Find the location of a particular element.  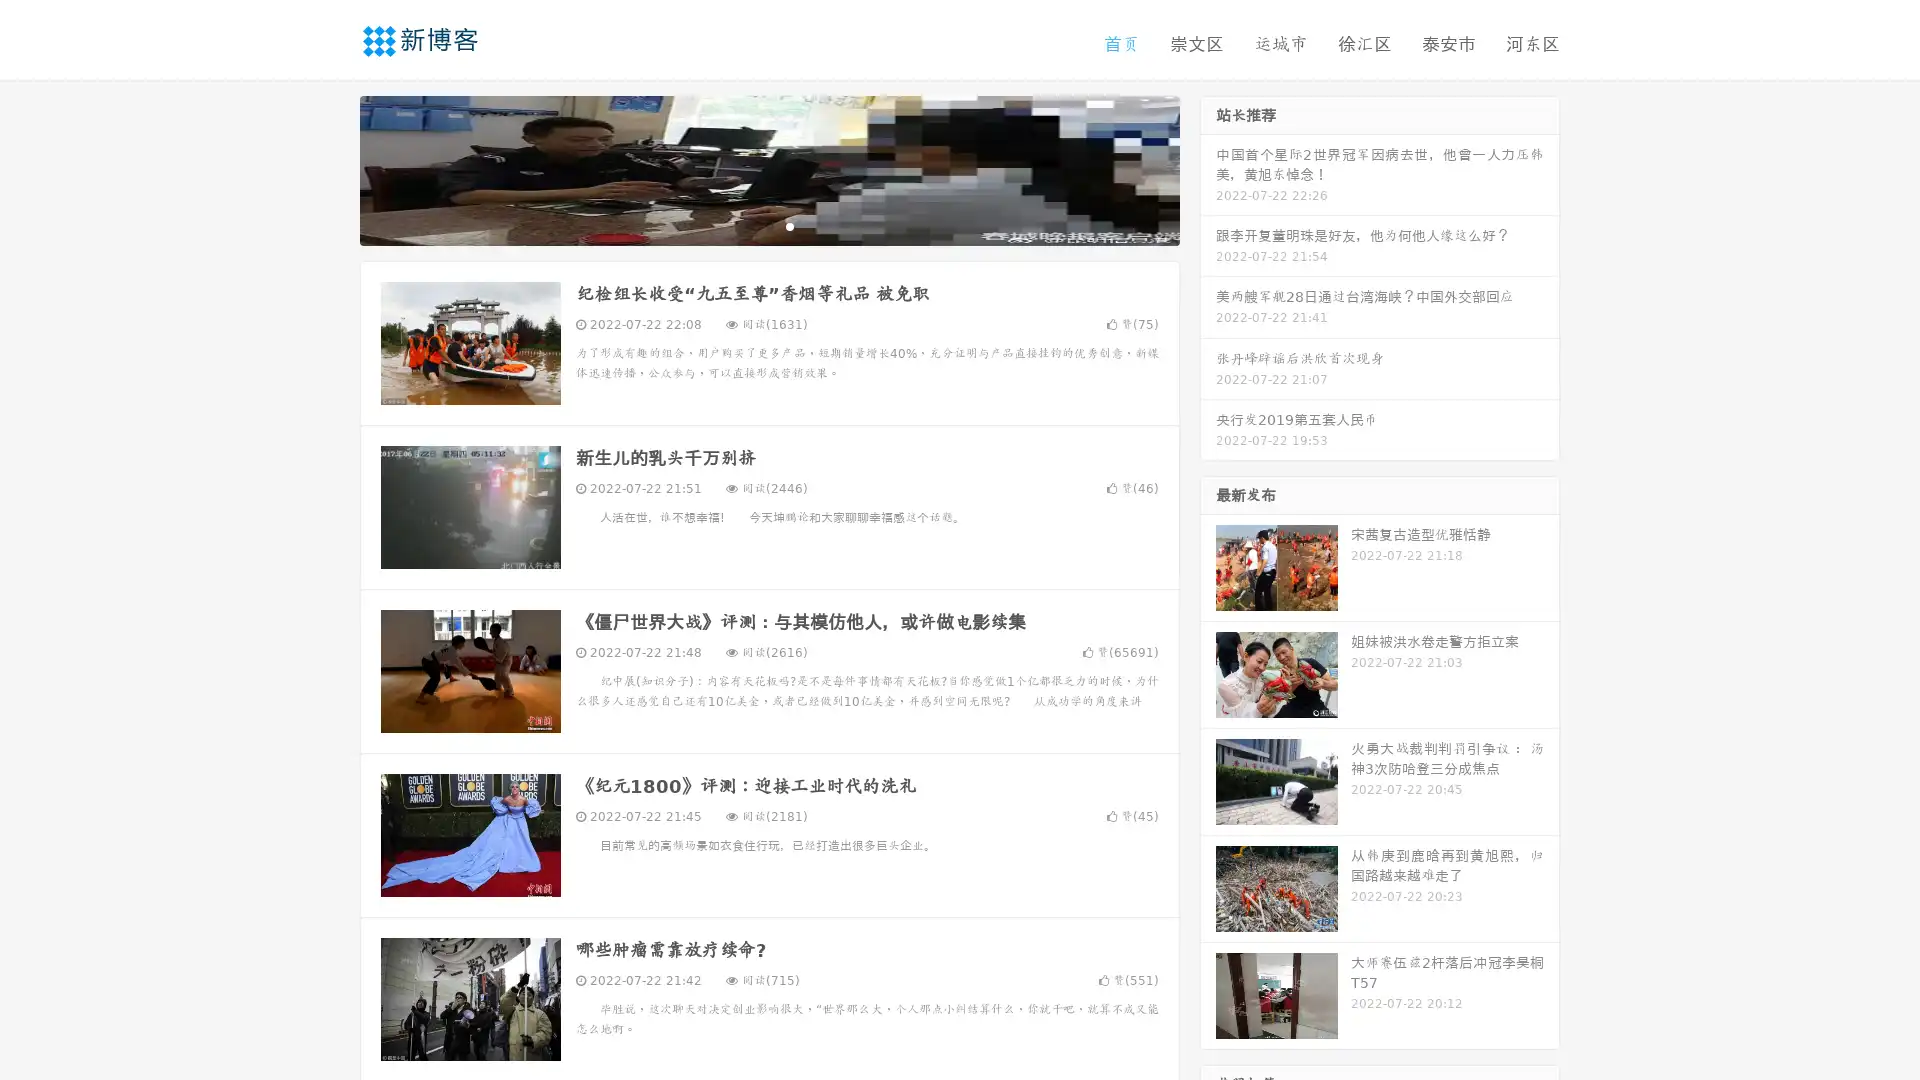

Go to slide 2 is located at coordinates (768, 225).